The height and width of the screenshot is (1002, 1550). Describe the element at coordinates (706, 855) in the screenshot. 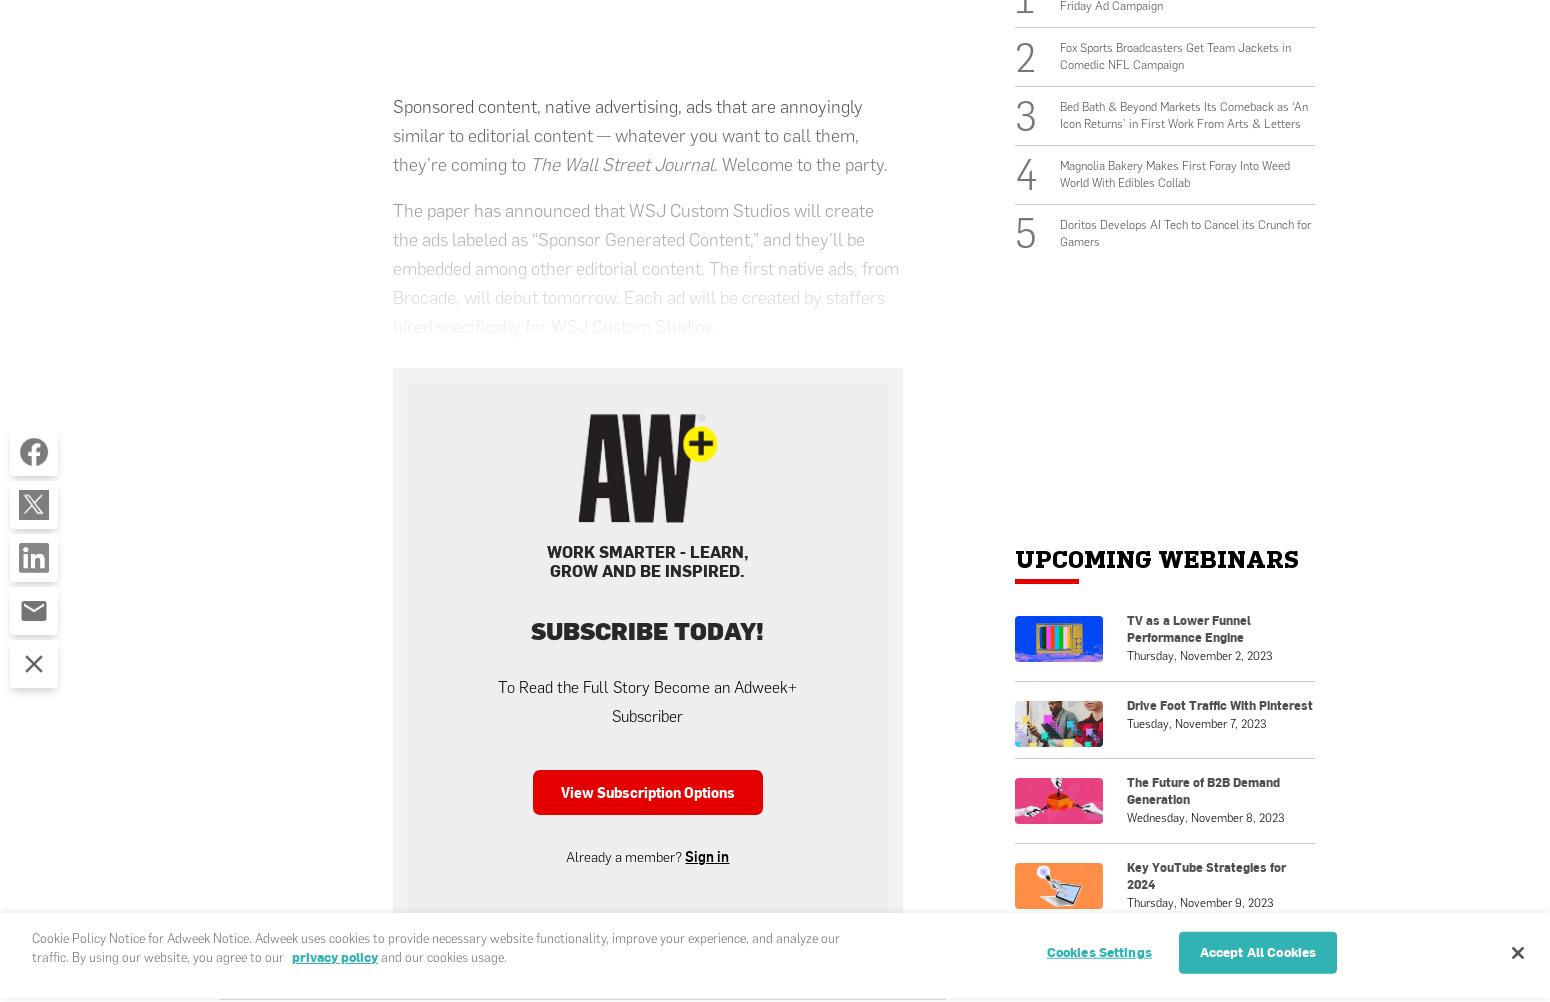

I see `'Sign in'` at that location.